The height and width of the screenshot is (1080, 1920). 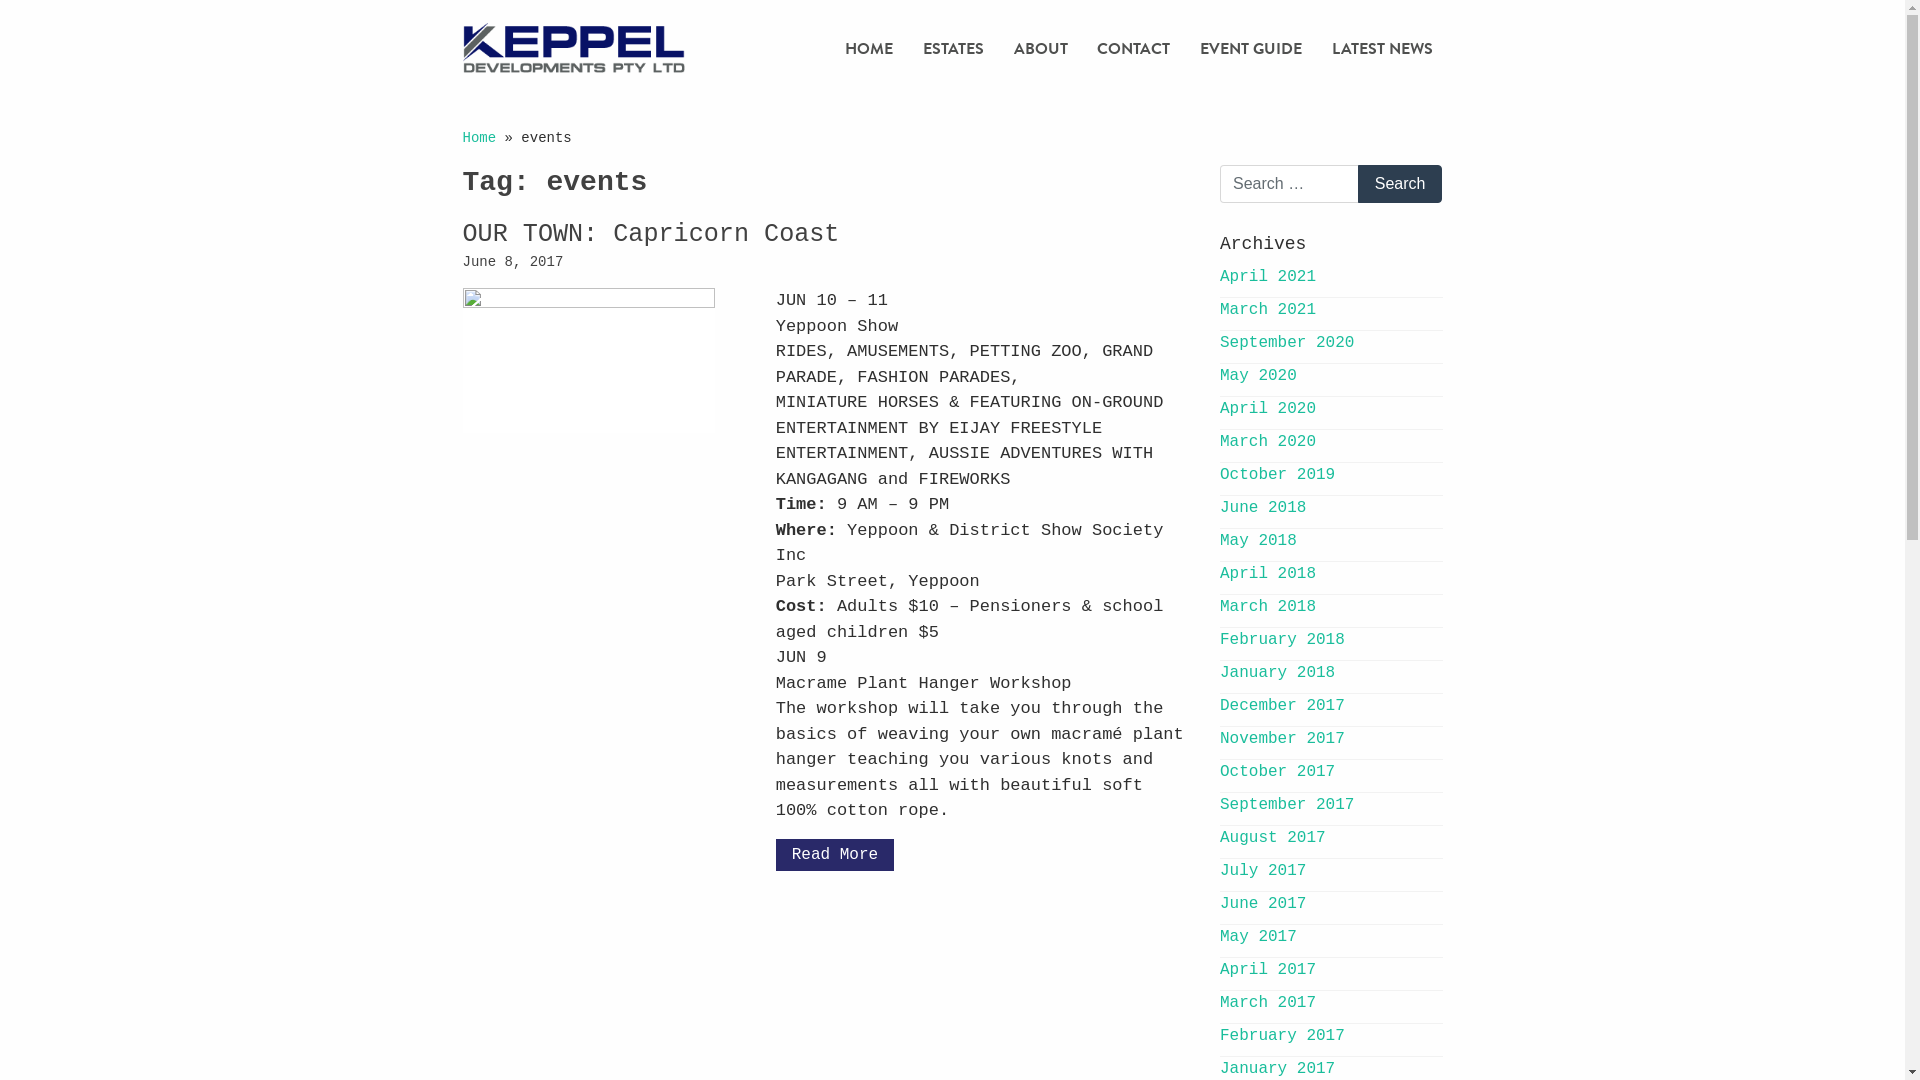 I want to click on 'February 2018', so click(x=1282, y=640).